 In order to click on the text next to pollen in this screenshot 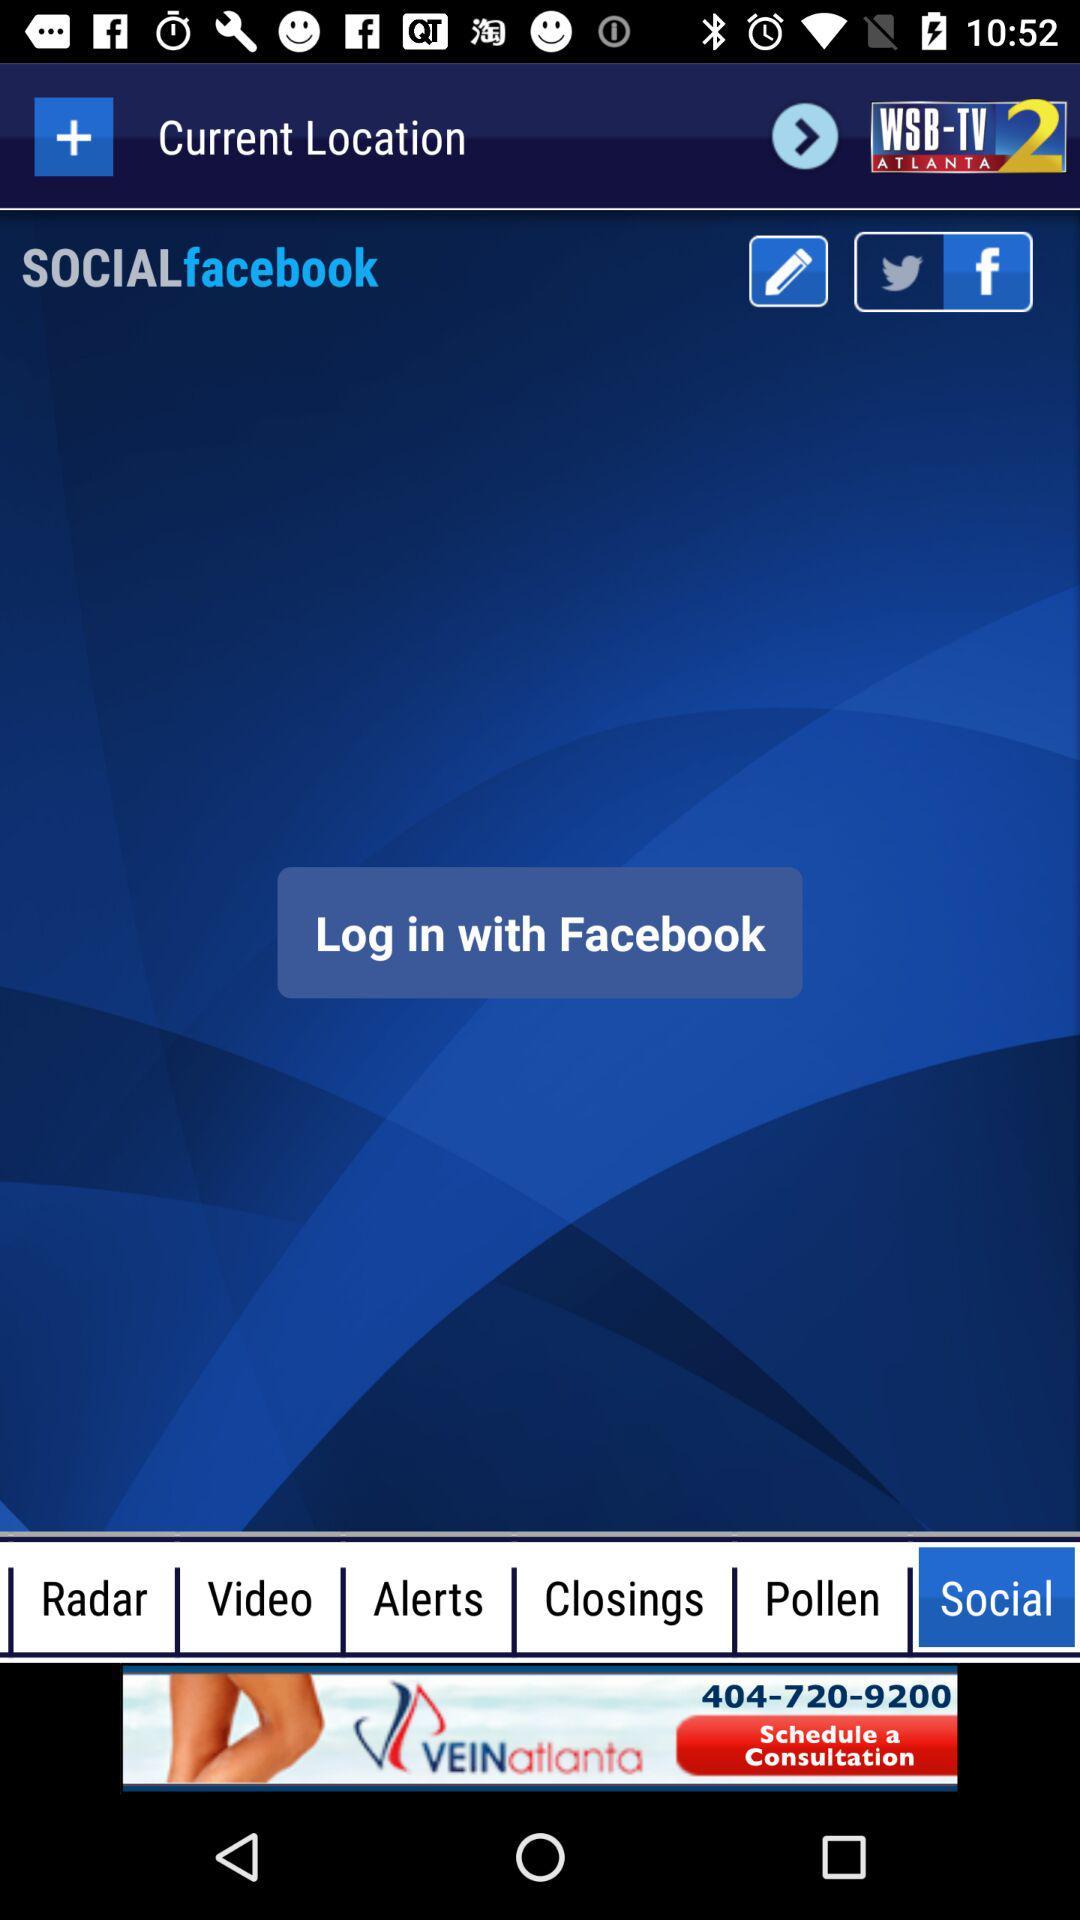, I will do `click(996, 1596)`.